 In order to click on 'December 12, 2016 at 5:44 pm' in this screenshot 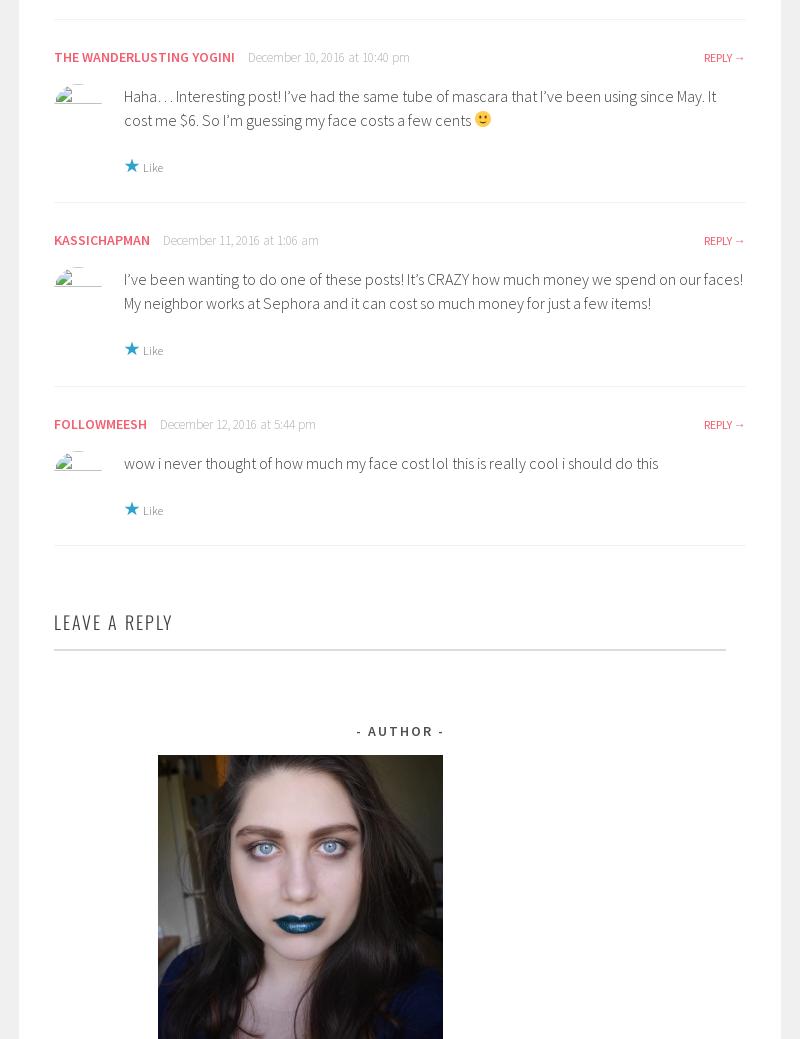, I will do `click(237, 422)`.